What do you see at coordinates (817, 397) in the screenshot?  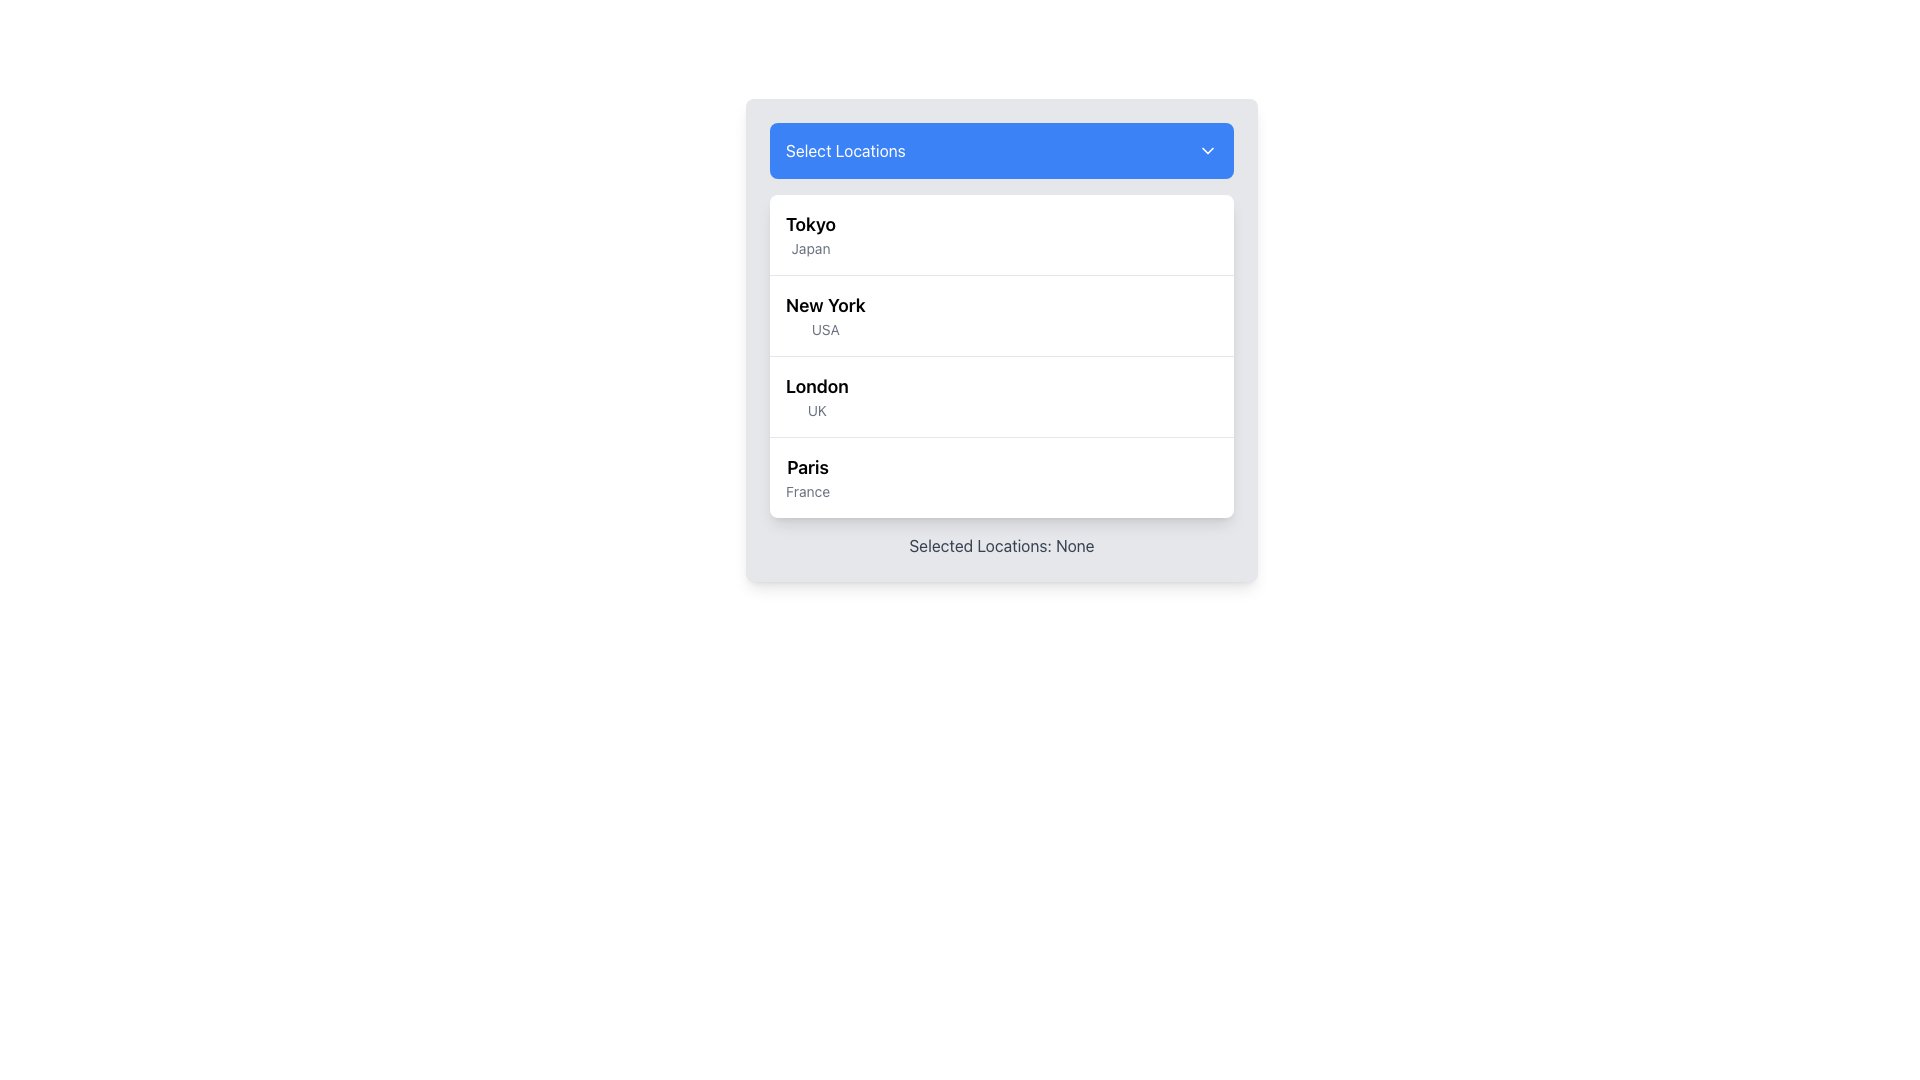 I see `the dropdown menu option for 'London, UK', which is the third entry in the list` at bounding box center [817, 397].